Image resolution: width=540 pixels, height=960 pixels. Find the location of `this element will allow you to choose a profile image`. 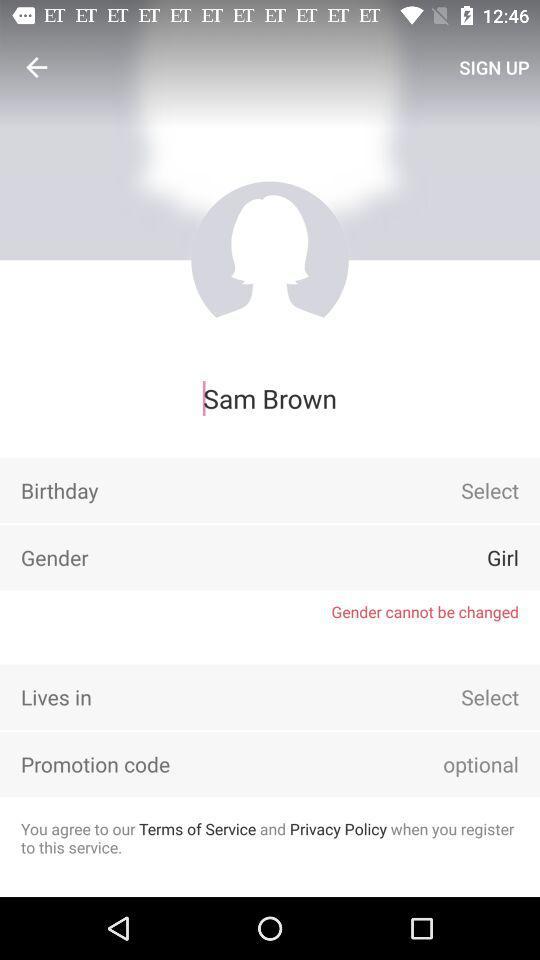

this element will allow you to choose a profile image is located at coordinates (270, 259).